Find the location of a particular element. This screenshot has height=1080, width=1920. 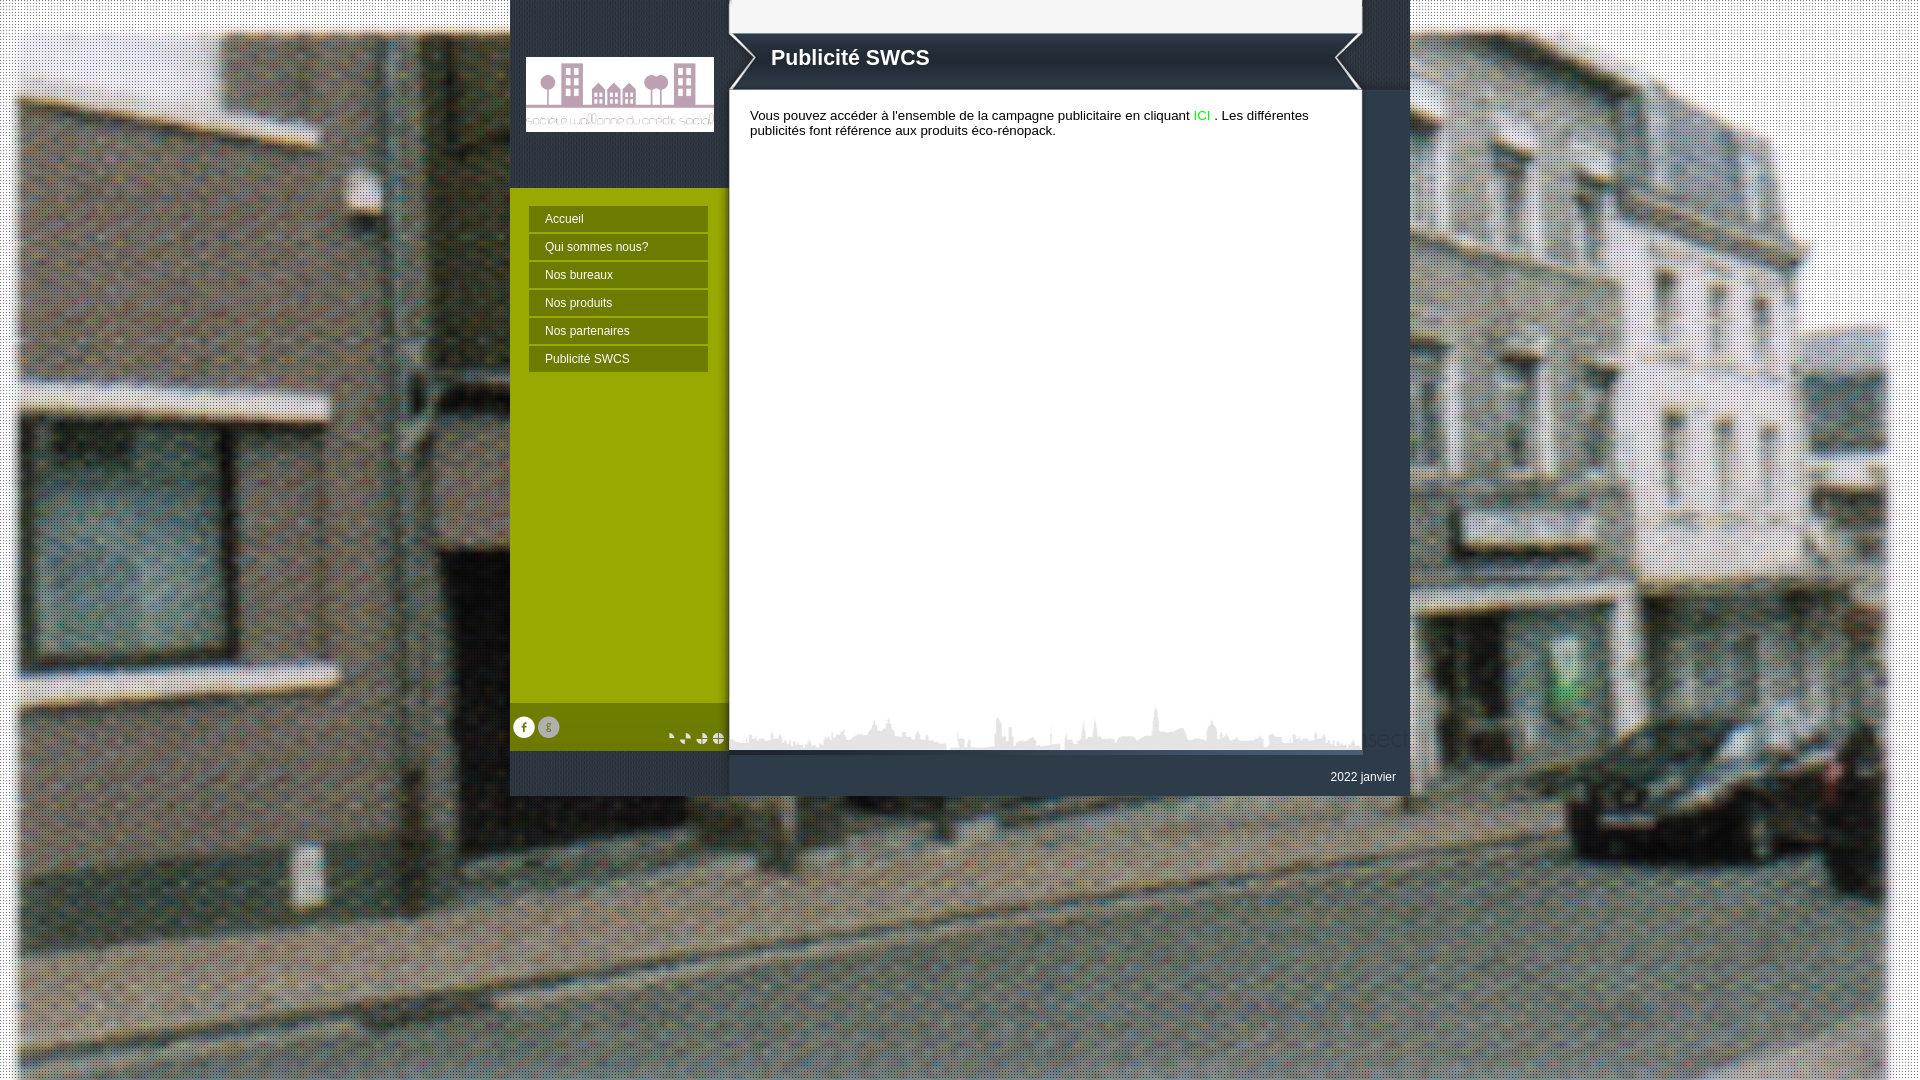

'cliquant ICI .' is located at coordinates (1180, 115).